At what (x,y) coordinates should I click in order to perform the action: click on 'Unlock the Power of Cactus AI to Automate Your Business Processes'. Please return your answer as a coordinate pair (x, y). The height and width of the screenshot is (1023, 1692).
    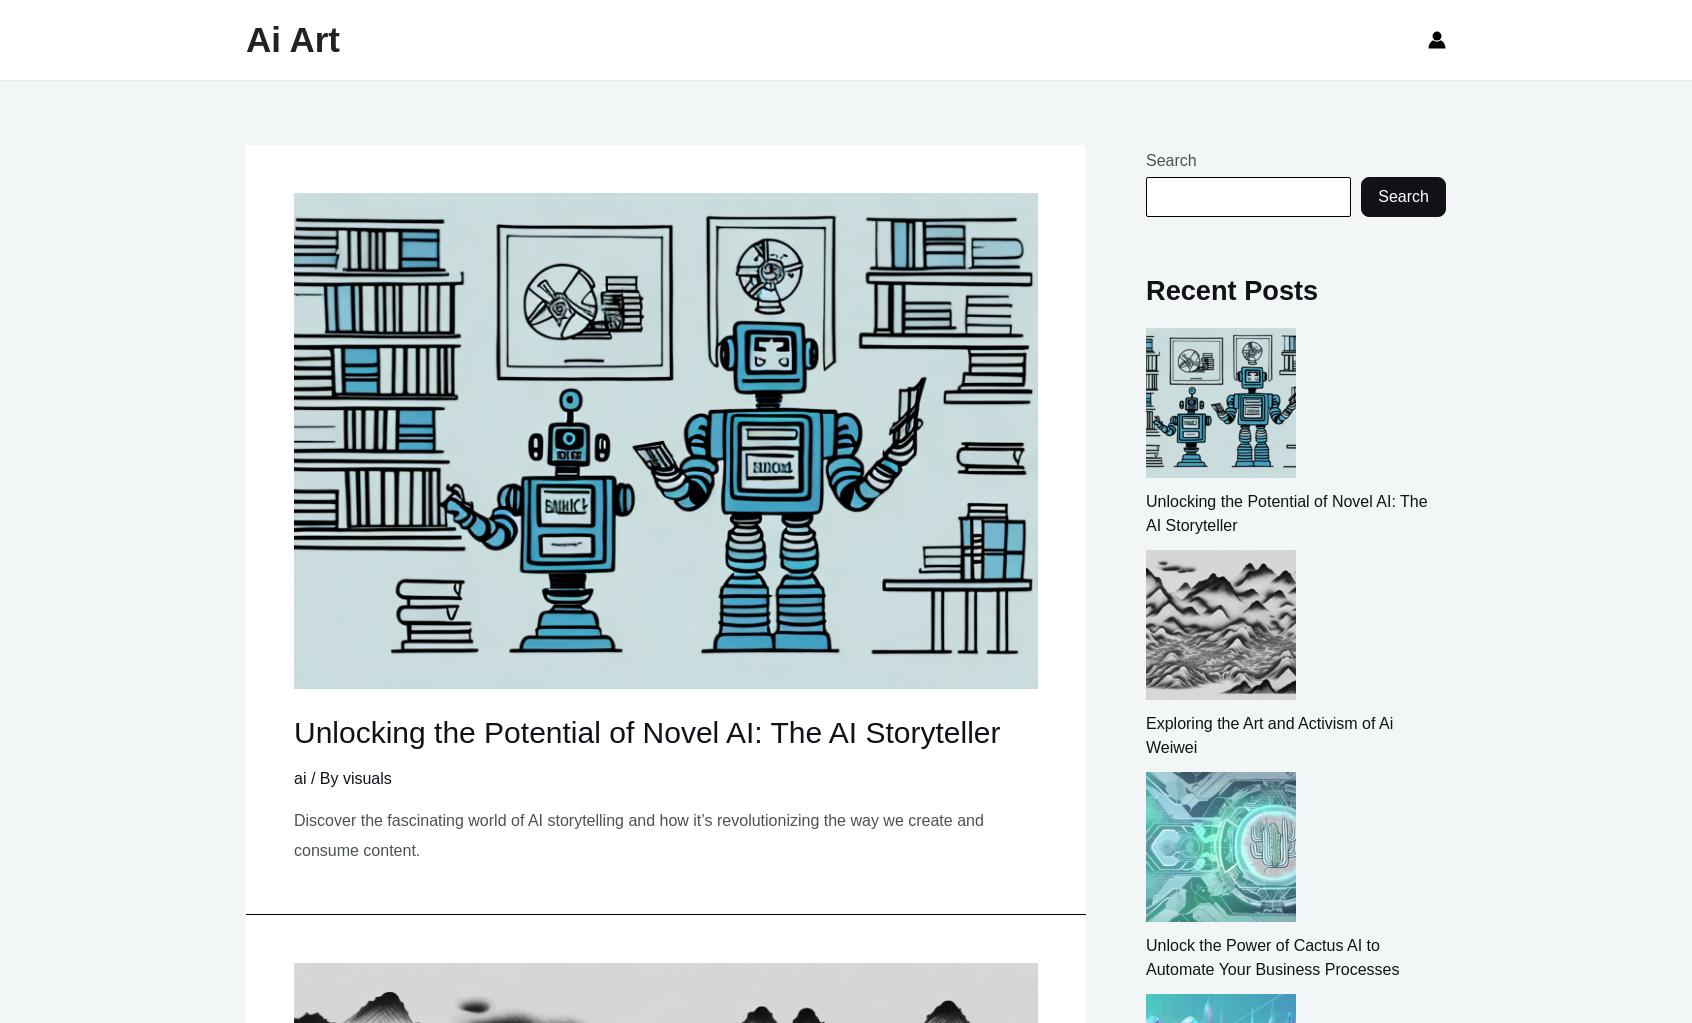
    Looking at the image, I should click on (1271, 956).